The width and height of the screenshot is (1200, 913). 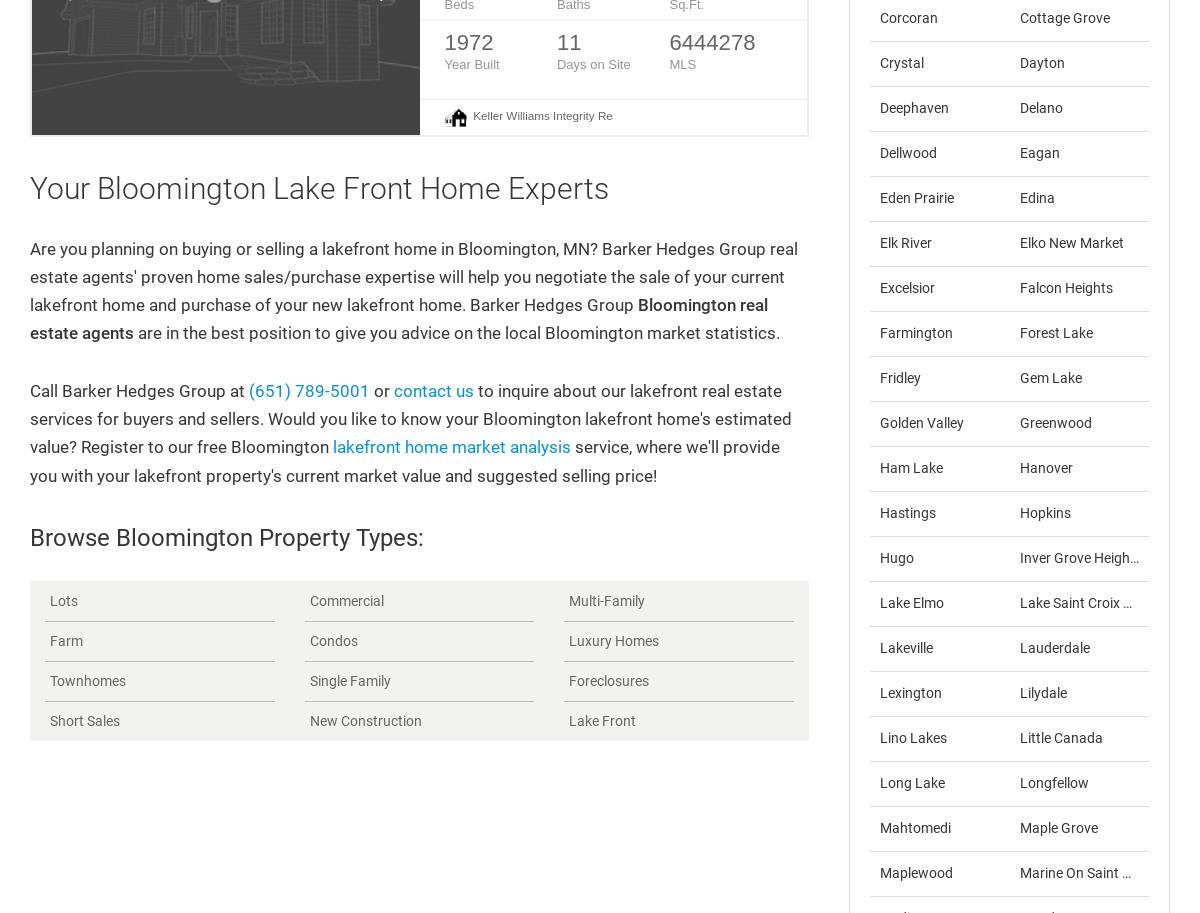 What do you see at coordinates (602, 718) in the screenshot?
I see `'Lake Front'` at bounding box center [602, 718].